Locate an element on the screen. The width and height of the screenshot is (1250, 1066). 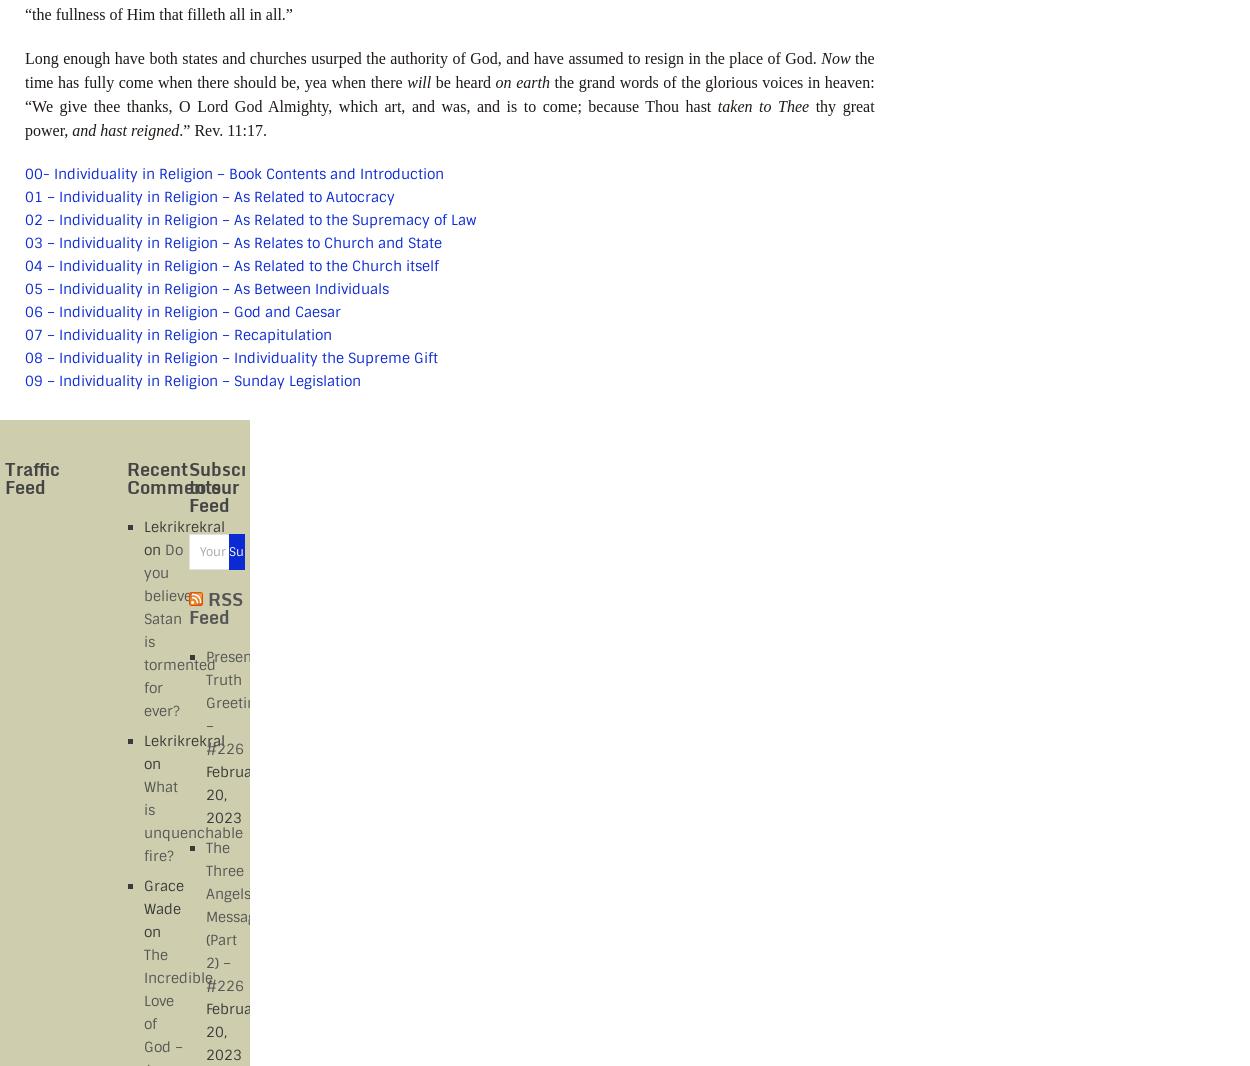
'Grace Wade' is located at coordinates (164, 896).